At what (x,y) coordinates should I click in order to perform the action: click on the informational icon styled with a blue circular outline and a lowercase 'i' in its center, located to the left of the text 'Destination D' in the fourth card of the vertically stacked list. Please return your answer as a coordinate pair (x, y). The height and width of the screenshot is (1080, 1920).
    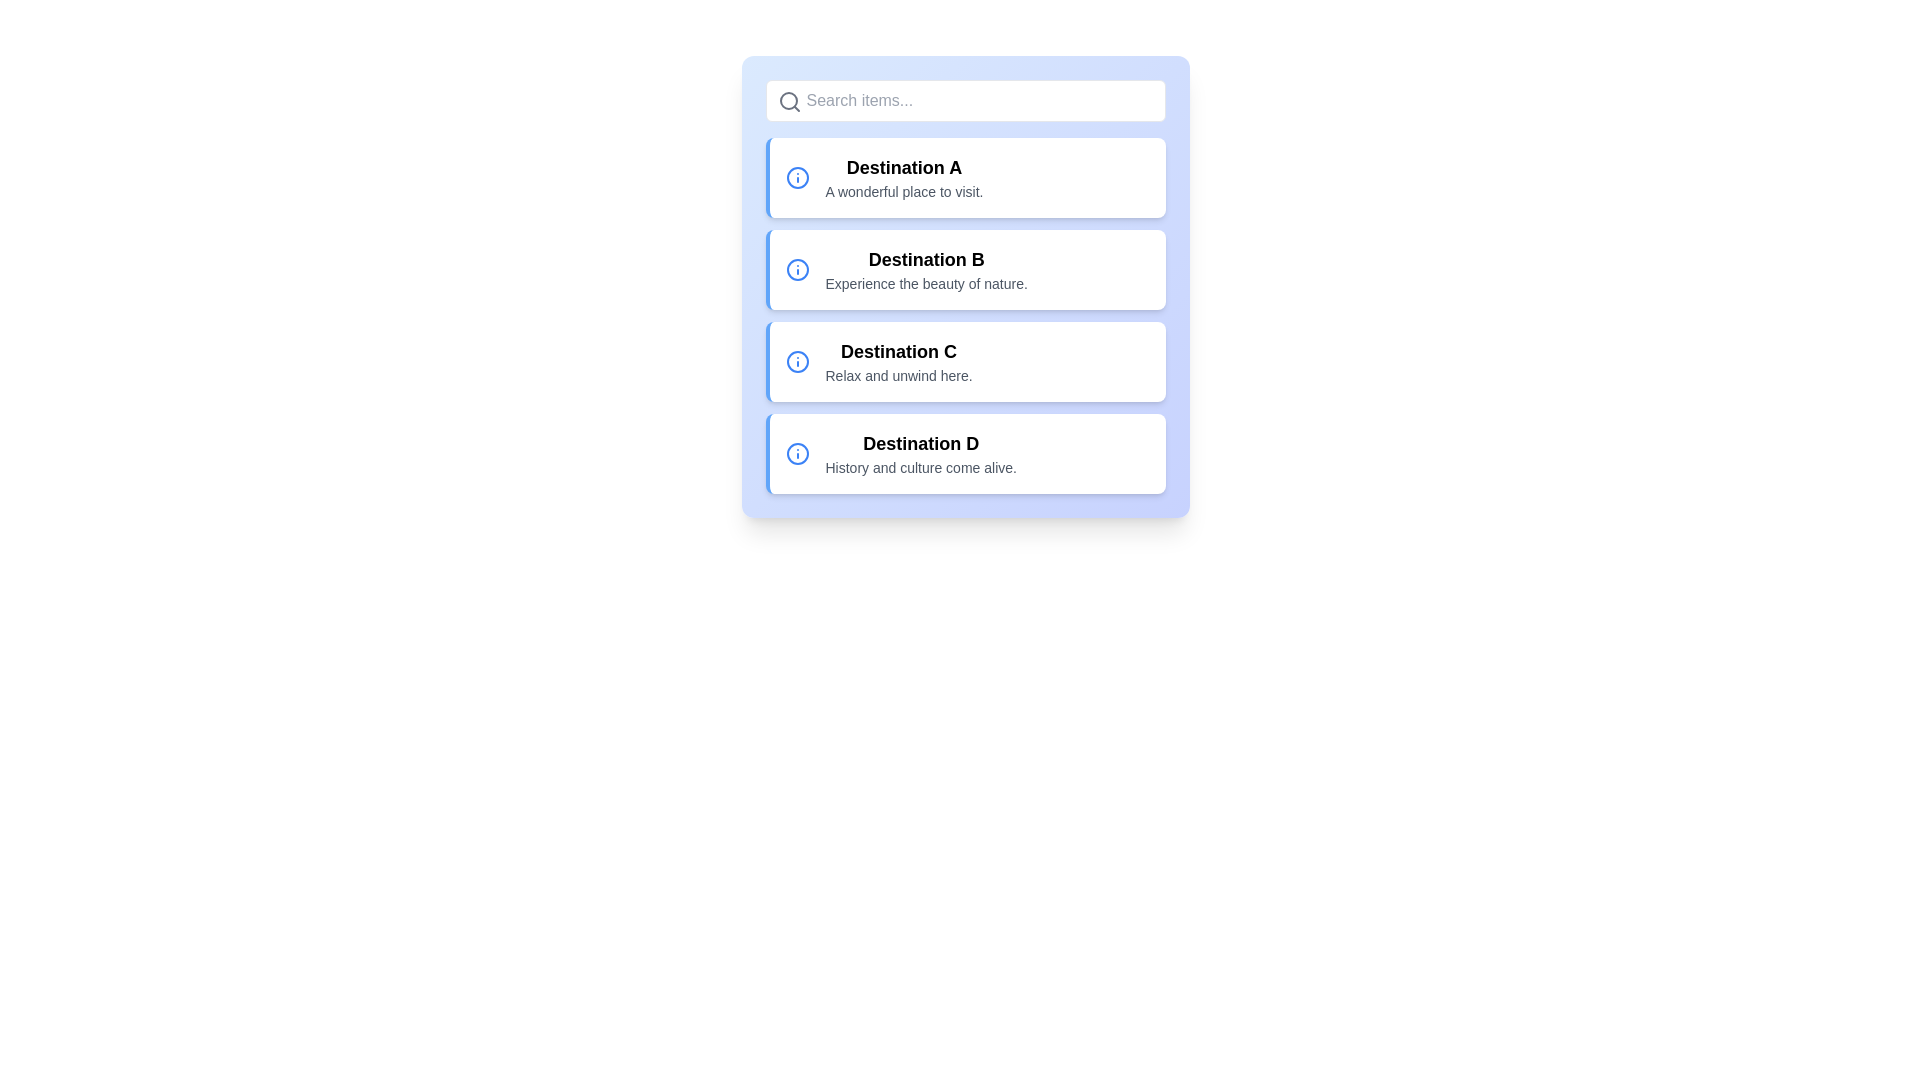
    Looking at the image, I should click on (796, 454).